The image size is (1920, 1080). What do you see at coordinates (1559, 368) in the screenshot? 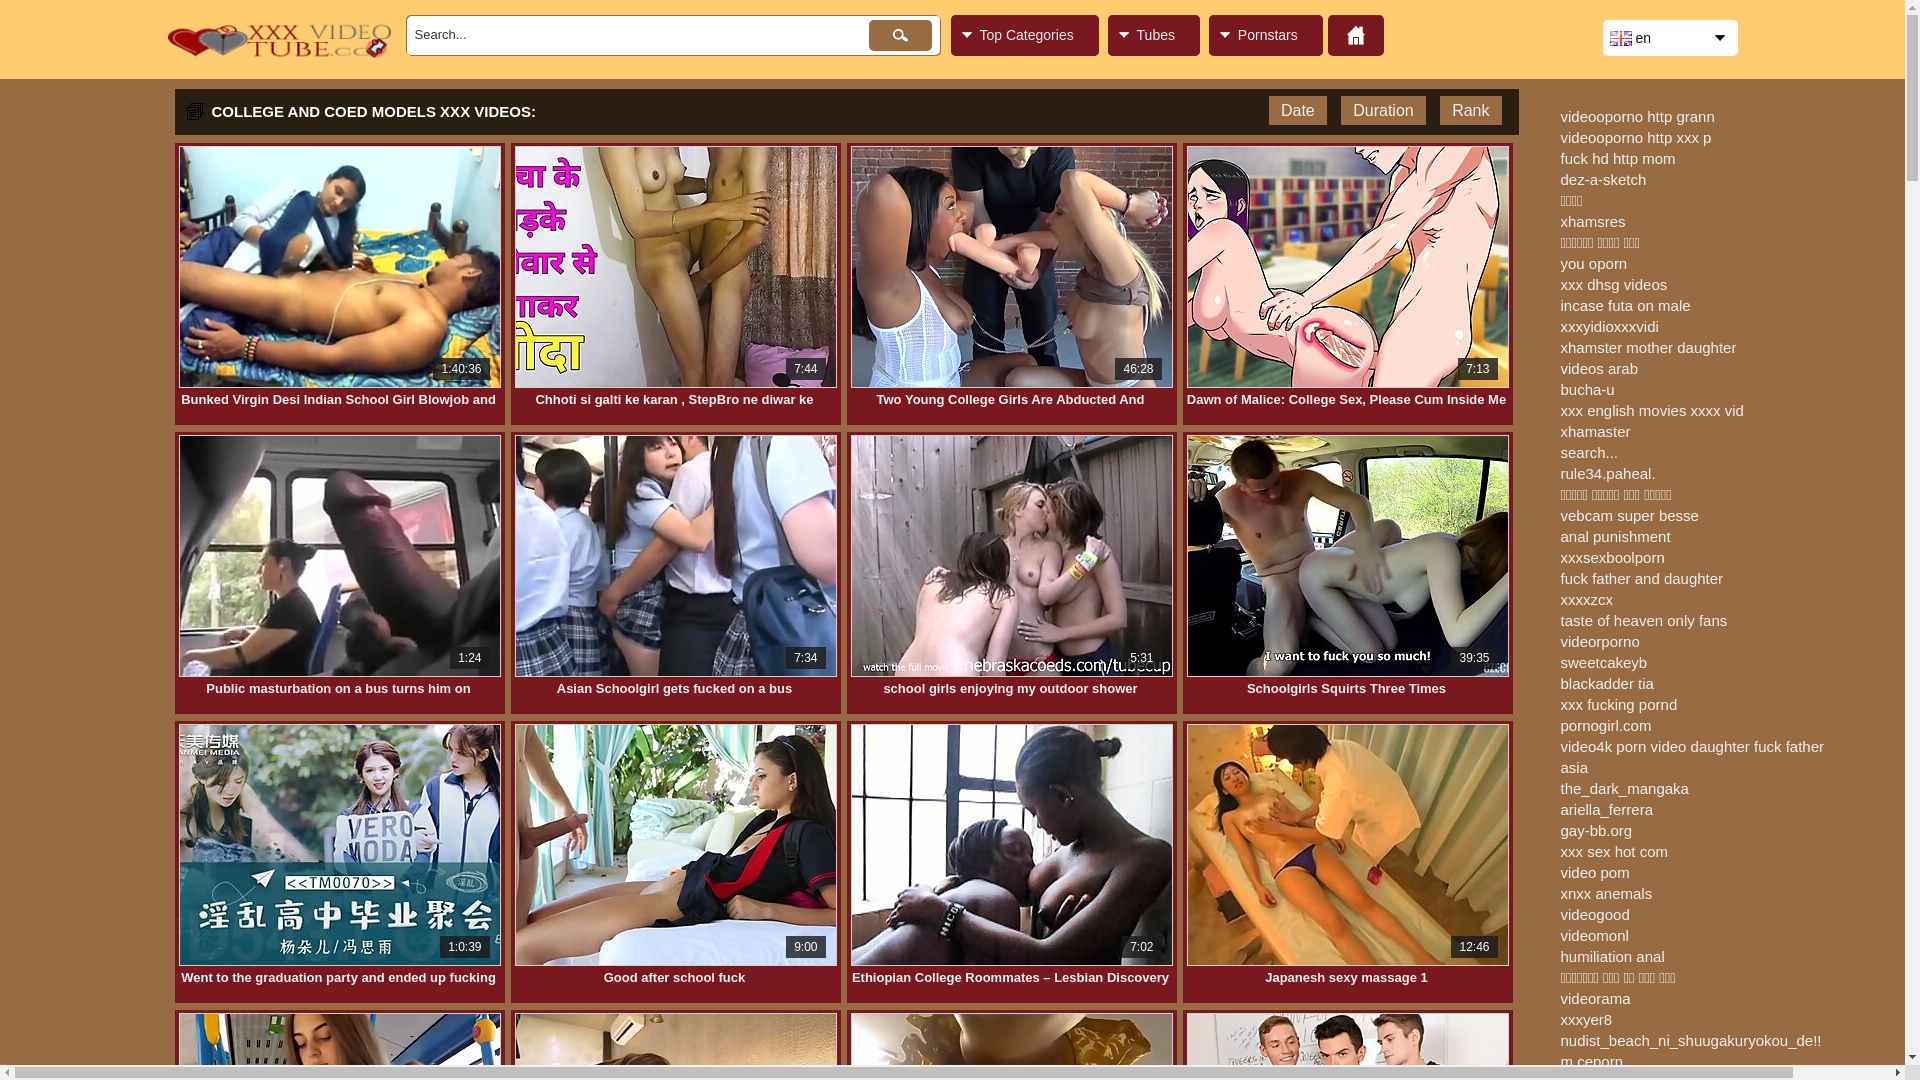
I see `'videos arab'` at bounding box center [1559, 368].